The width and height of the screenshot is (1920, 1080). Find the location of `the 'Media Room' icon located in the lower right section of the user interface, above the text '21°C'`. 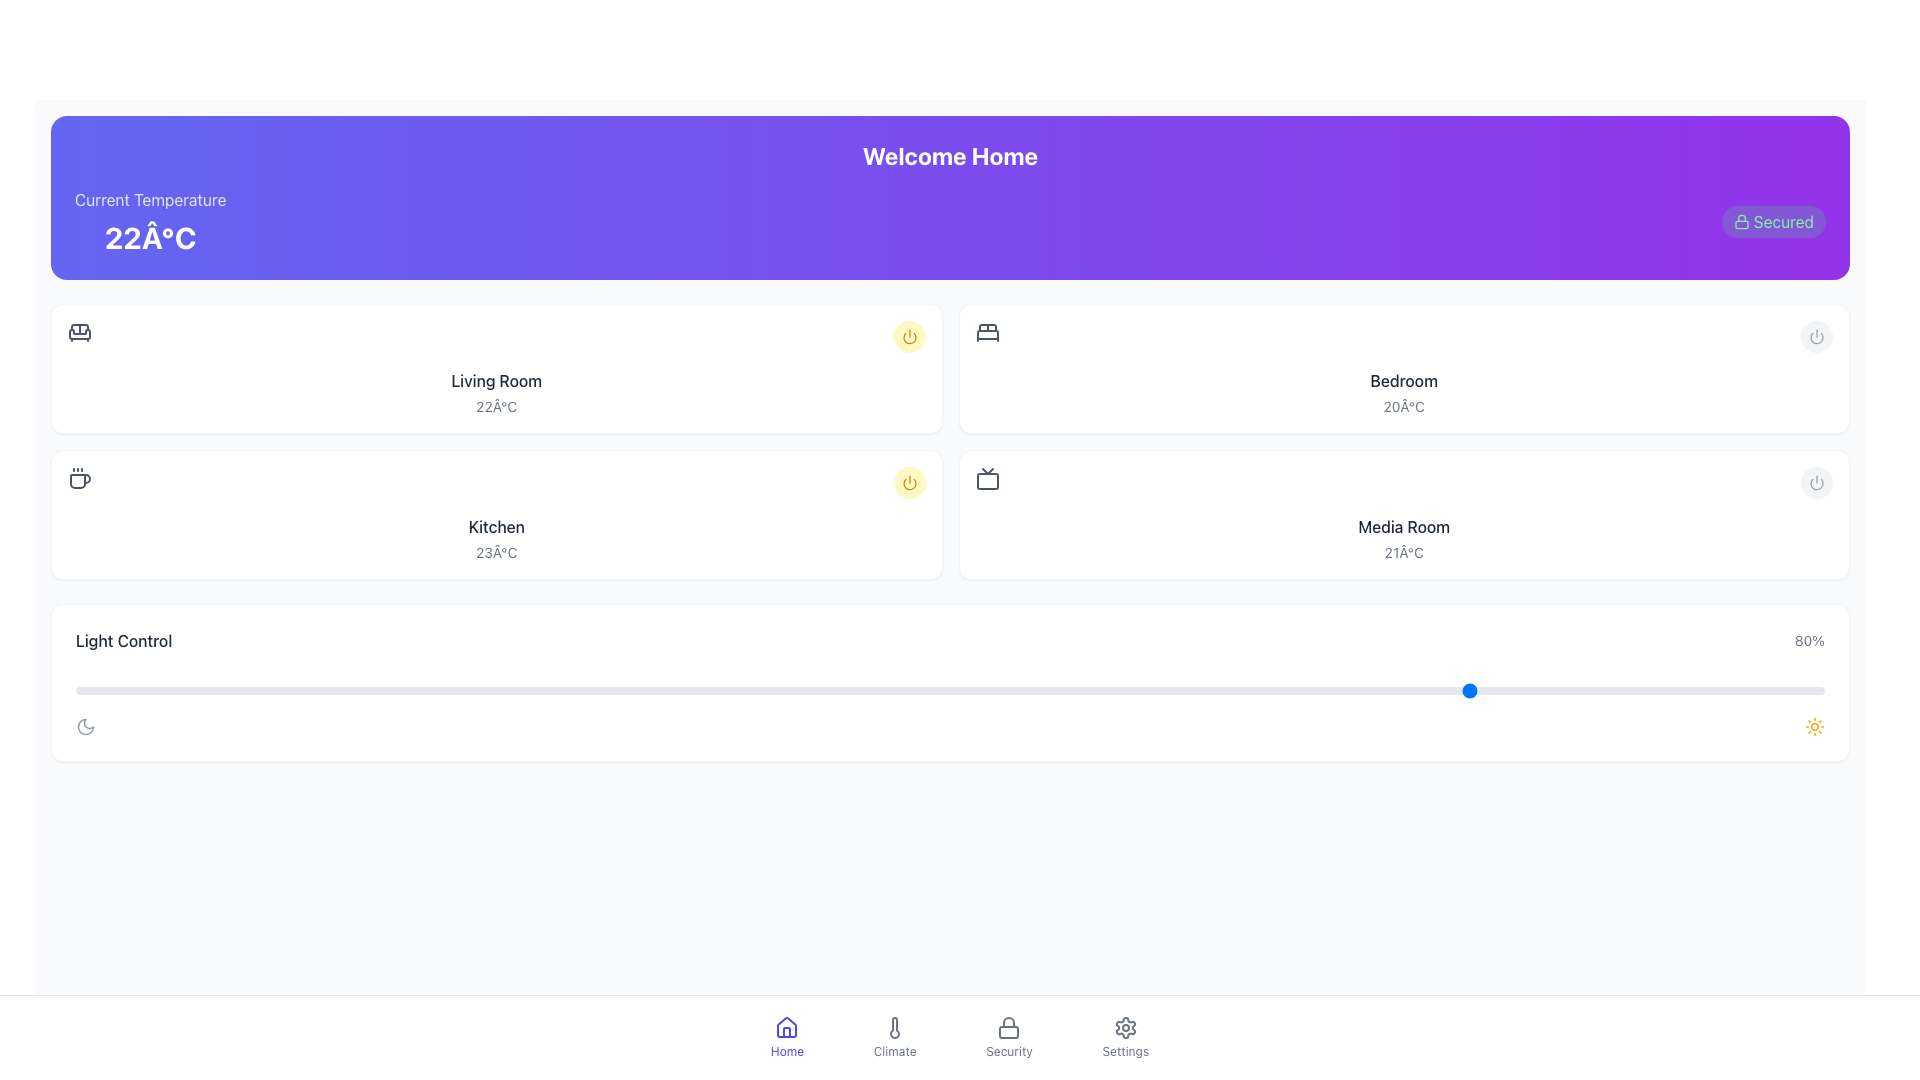

the 'Media Room' icon located in the lower right section of the user interface, above the text '21°C' is located at coordinates (987, 478).